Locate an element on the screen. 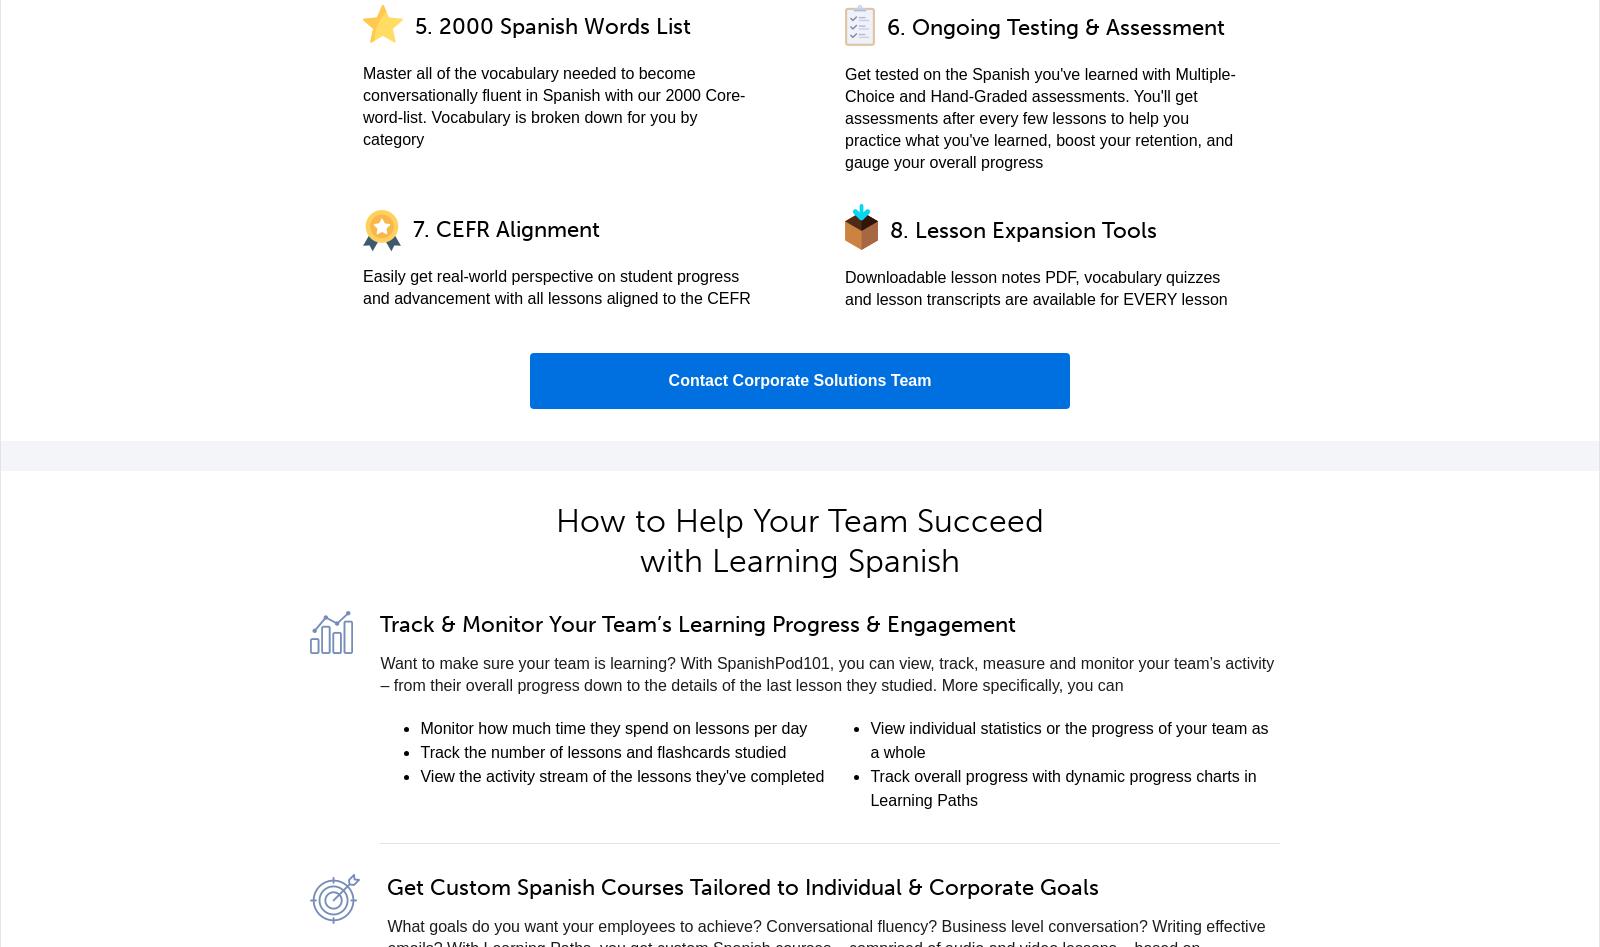 The image size is (1600, 947). 'Get tested on the Spanish you've learned with Multiple-Choice and Hand-Graded assessments. You'll get assessments after every few lessons to help you practice what you've learned, boost your retention, and gauge your overall progress' is located at coordinates (843, 117).